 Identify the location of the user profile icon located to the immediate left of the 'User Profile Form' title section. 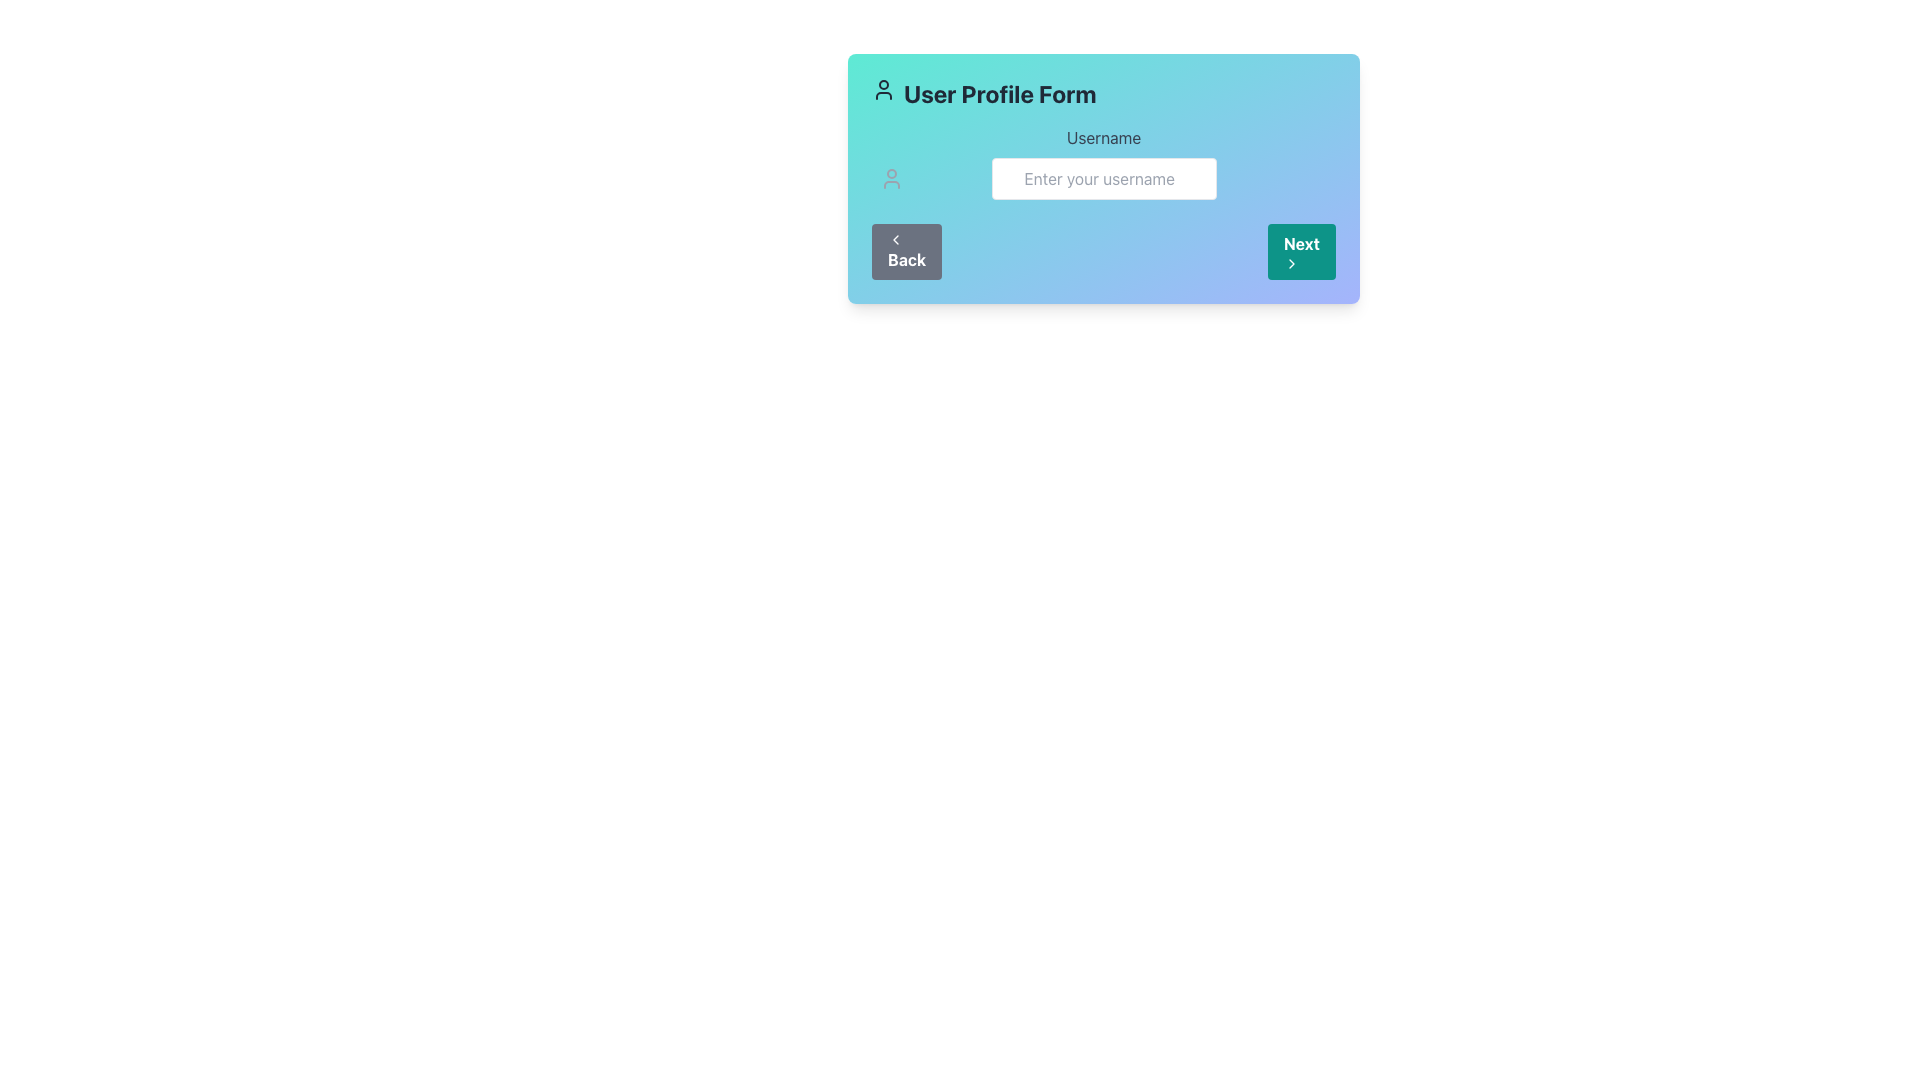
(882, 88).